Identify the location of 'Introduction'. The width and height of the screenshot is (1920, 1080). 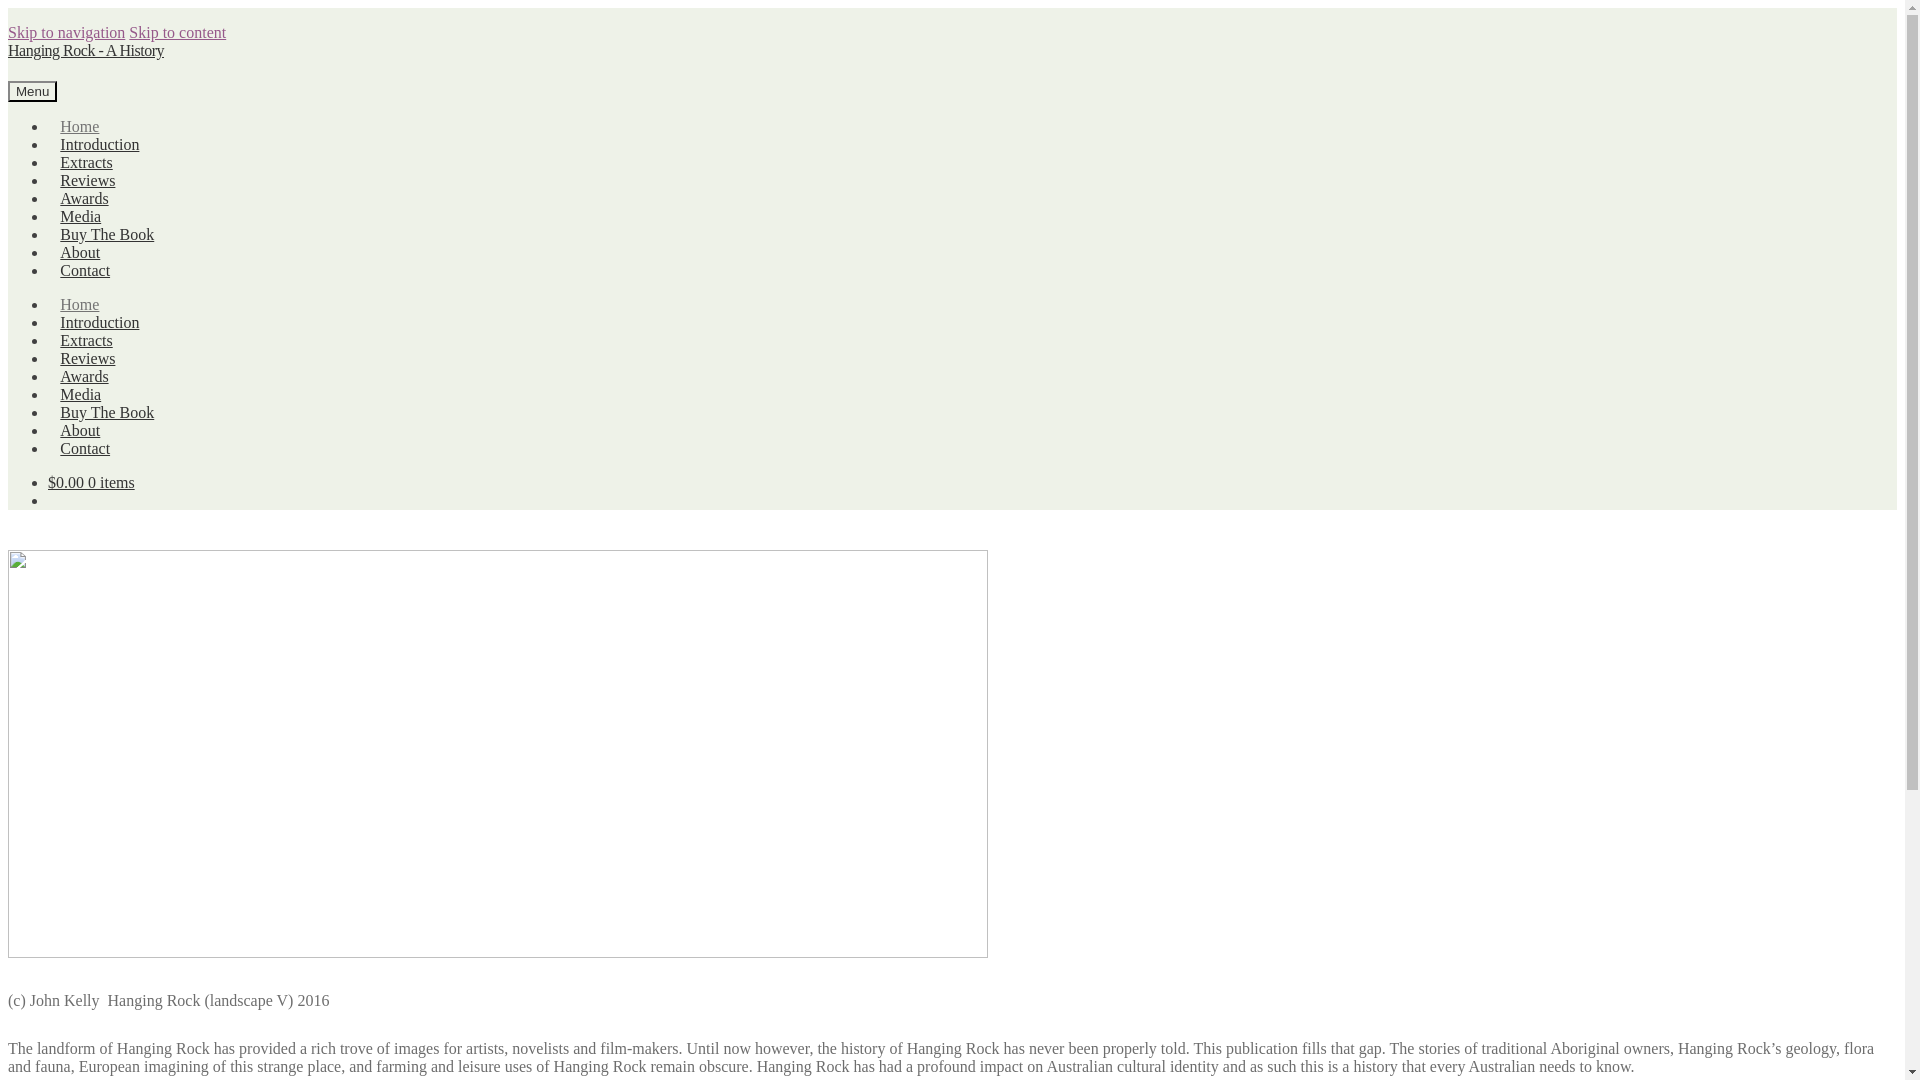
(99, 322).